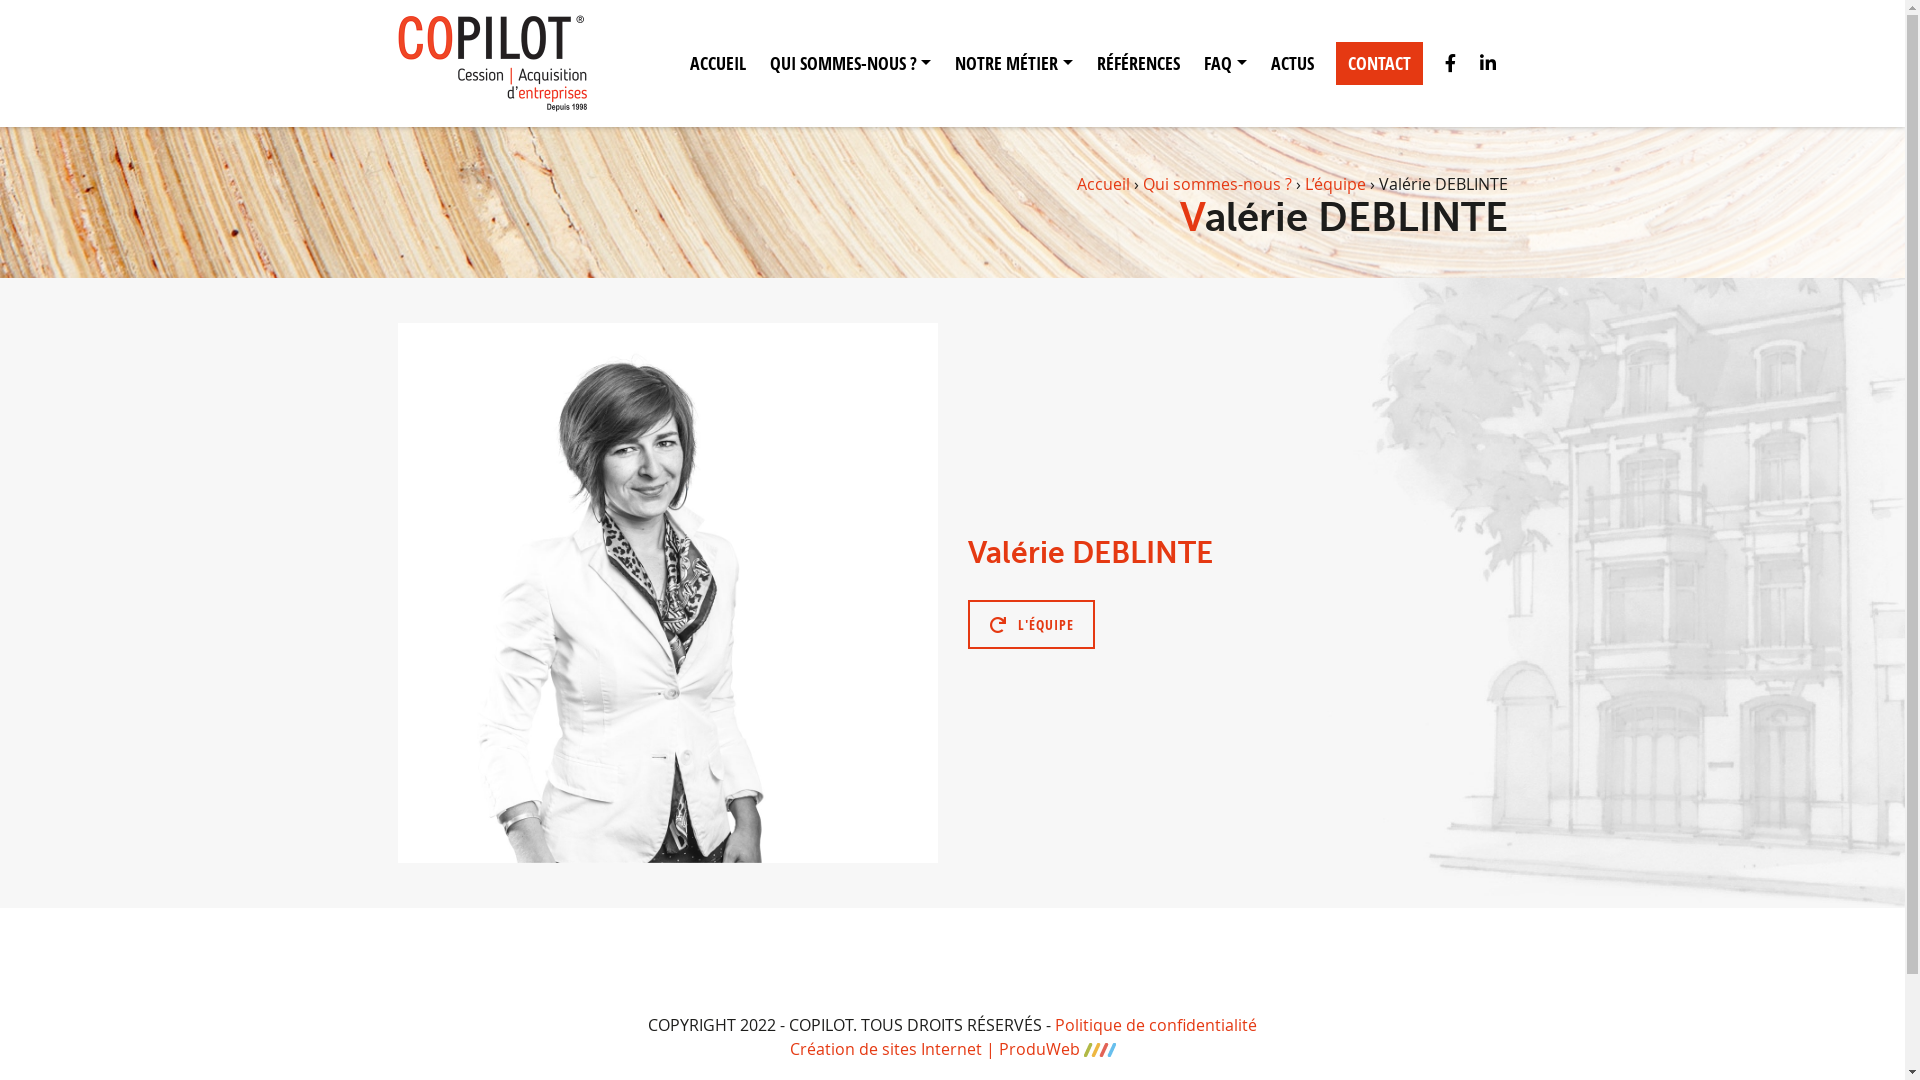 This screenshot has width=1920, height=1080. I want to click on 'valerie-1', so click(667, 590).